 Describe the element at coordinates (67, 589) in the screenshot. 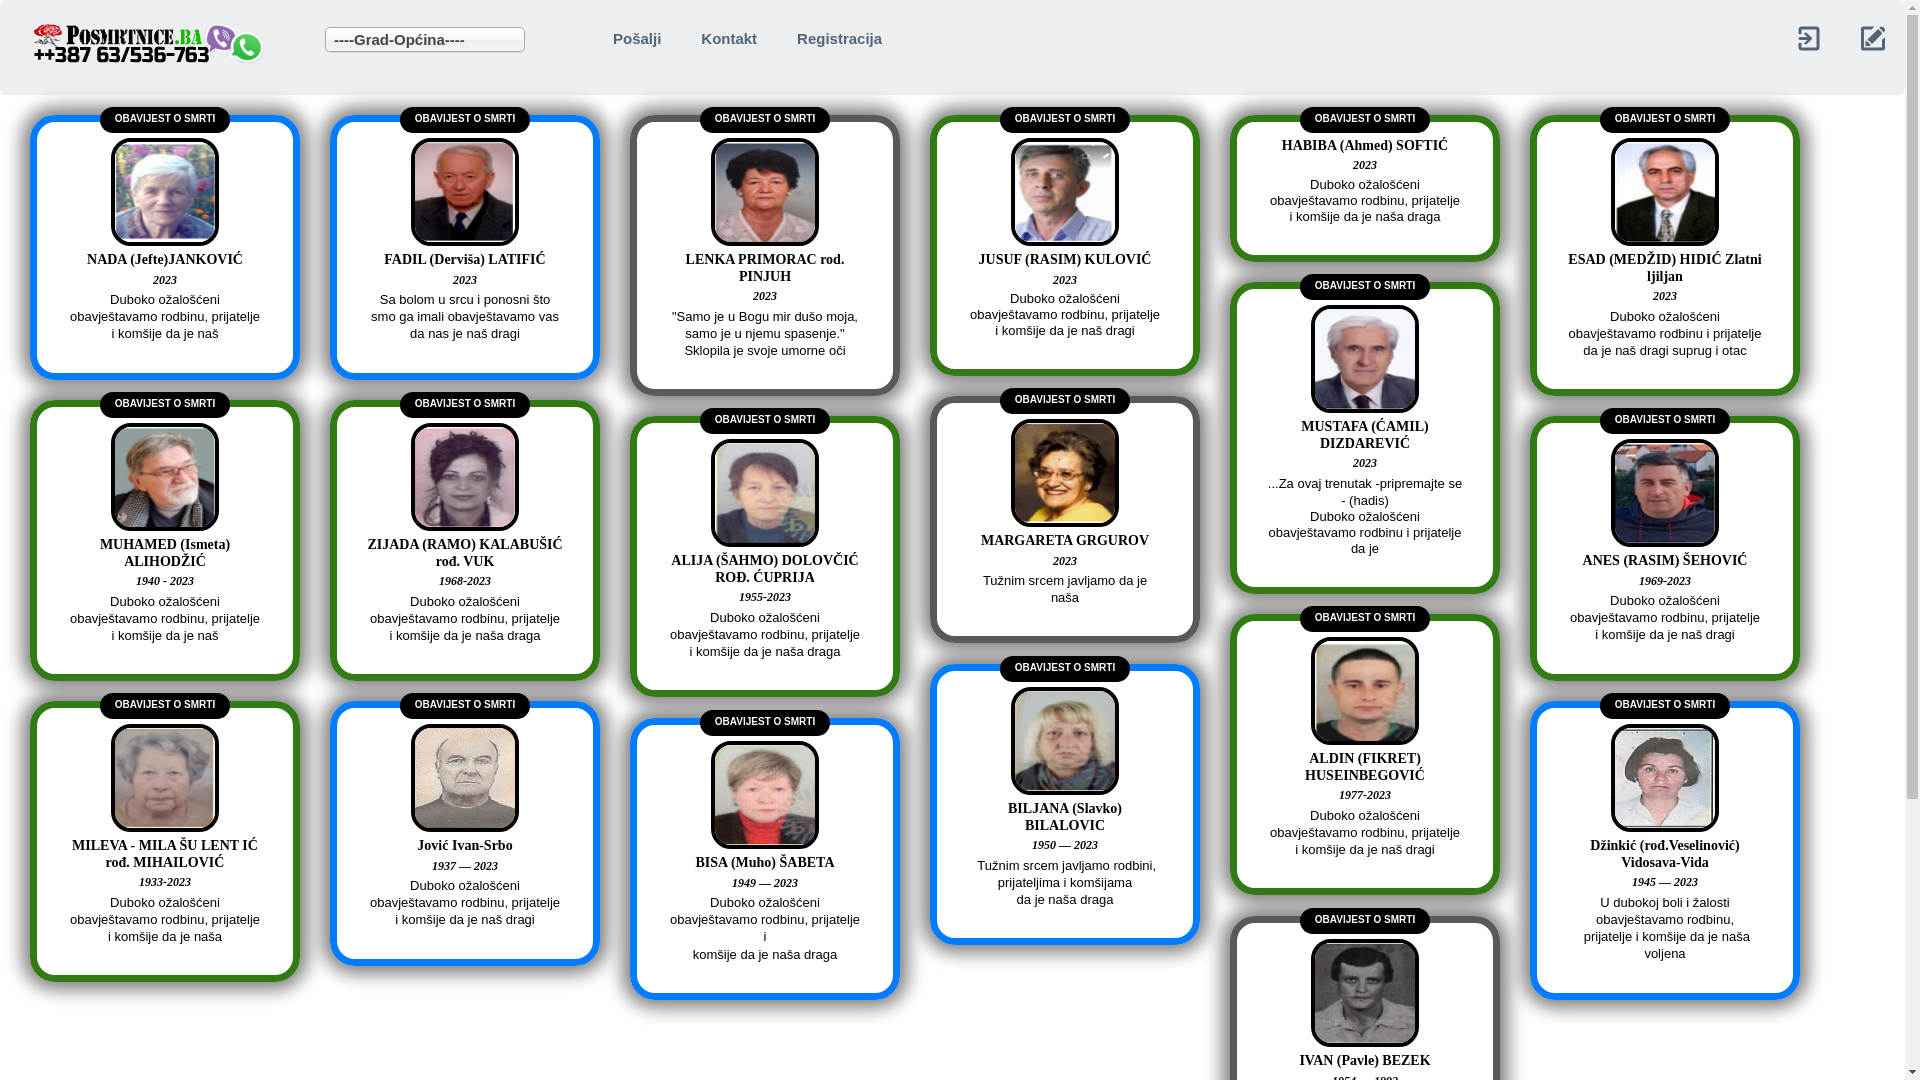

I see `'1940 - 2023'` at that location.